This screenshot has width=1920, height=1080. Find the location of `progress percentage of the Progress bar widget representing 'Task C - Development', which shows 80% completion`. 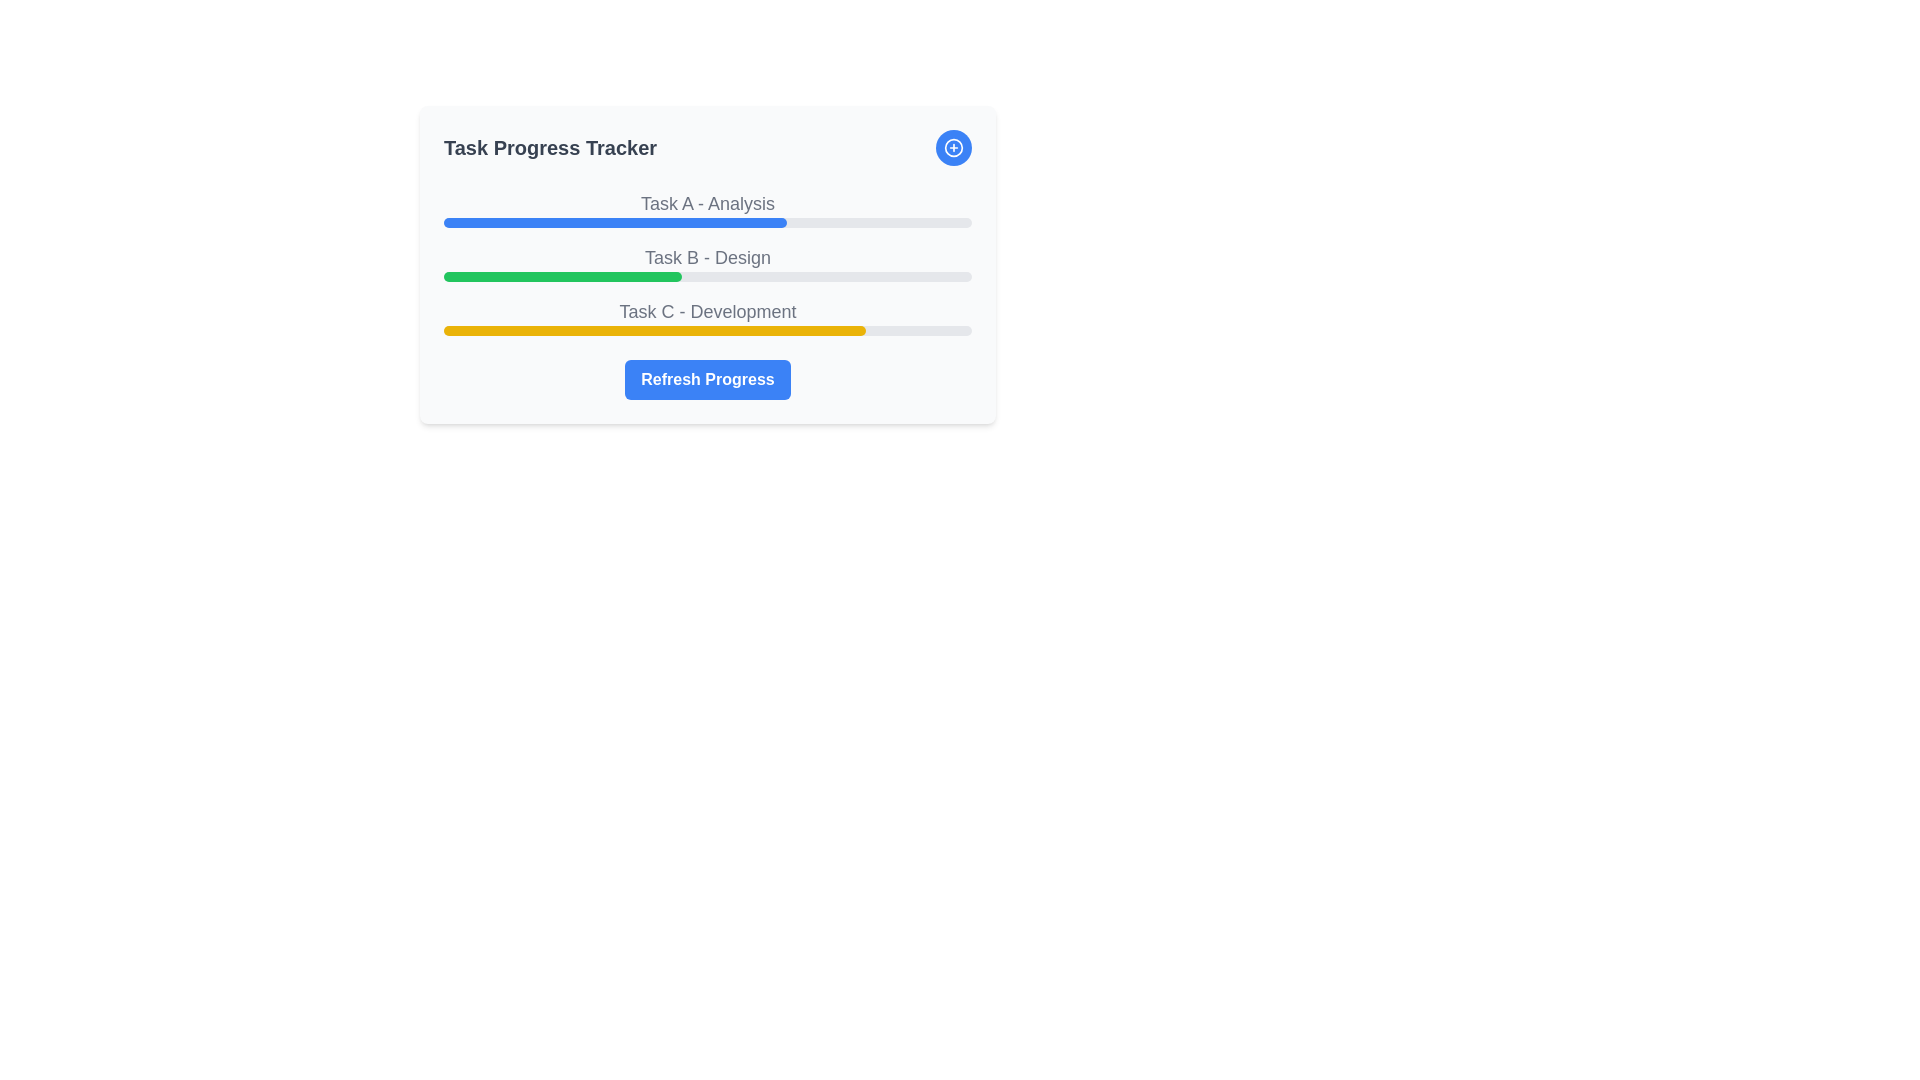

progress percentage of the Progress bar widget representing 'Task C - Development', which shows 80% completion is located at coordinates (708, 315).